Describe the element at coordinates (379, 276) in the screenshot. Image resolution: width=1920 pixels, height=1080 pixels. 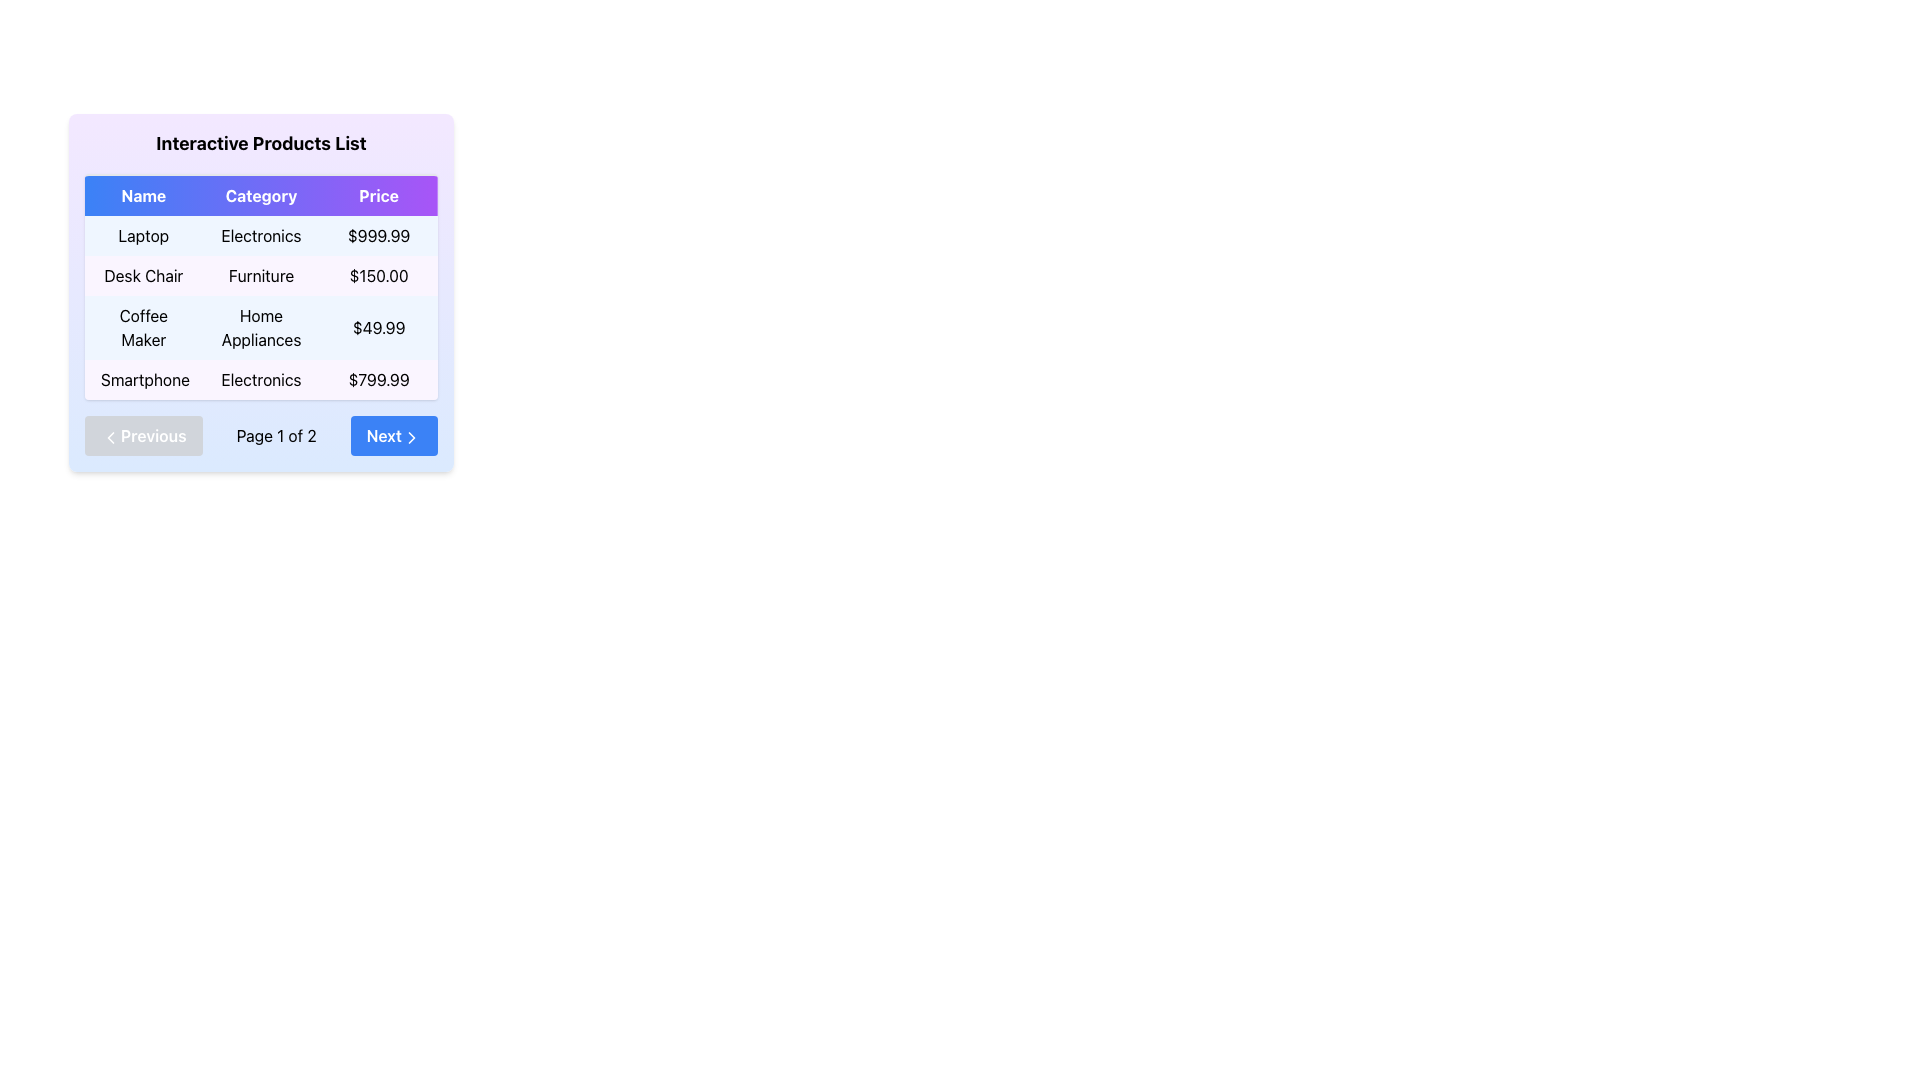
I see `text displaying the price '$150.00' located in the third column of the second row of the table titled 'Interactive Products List'` at that location.